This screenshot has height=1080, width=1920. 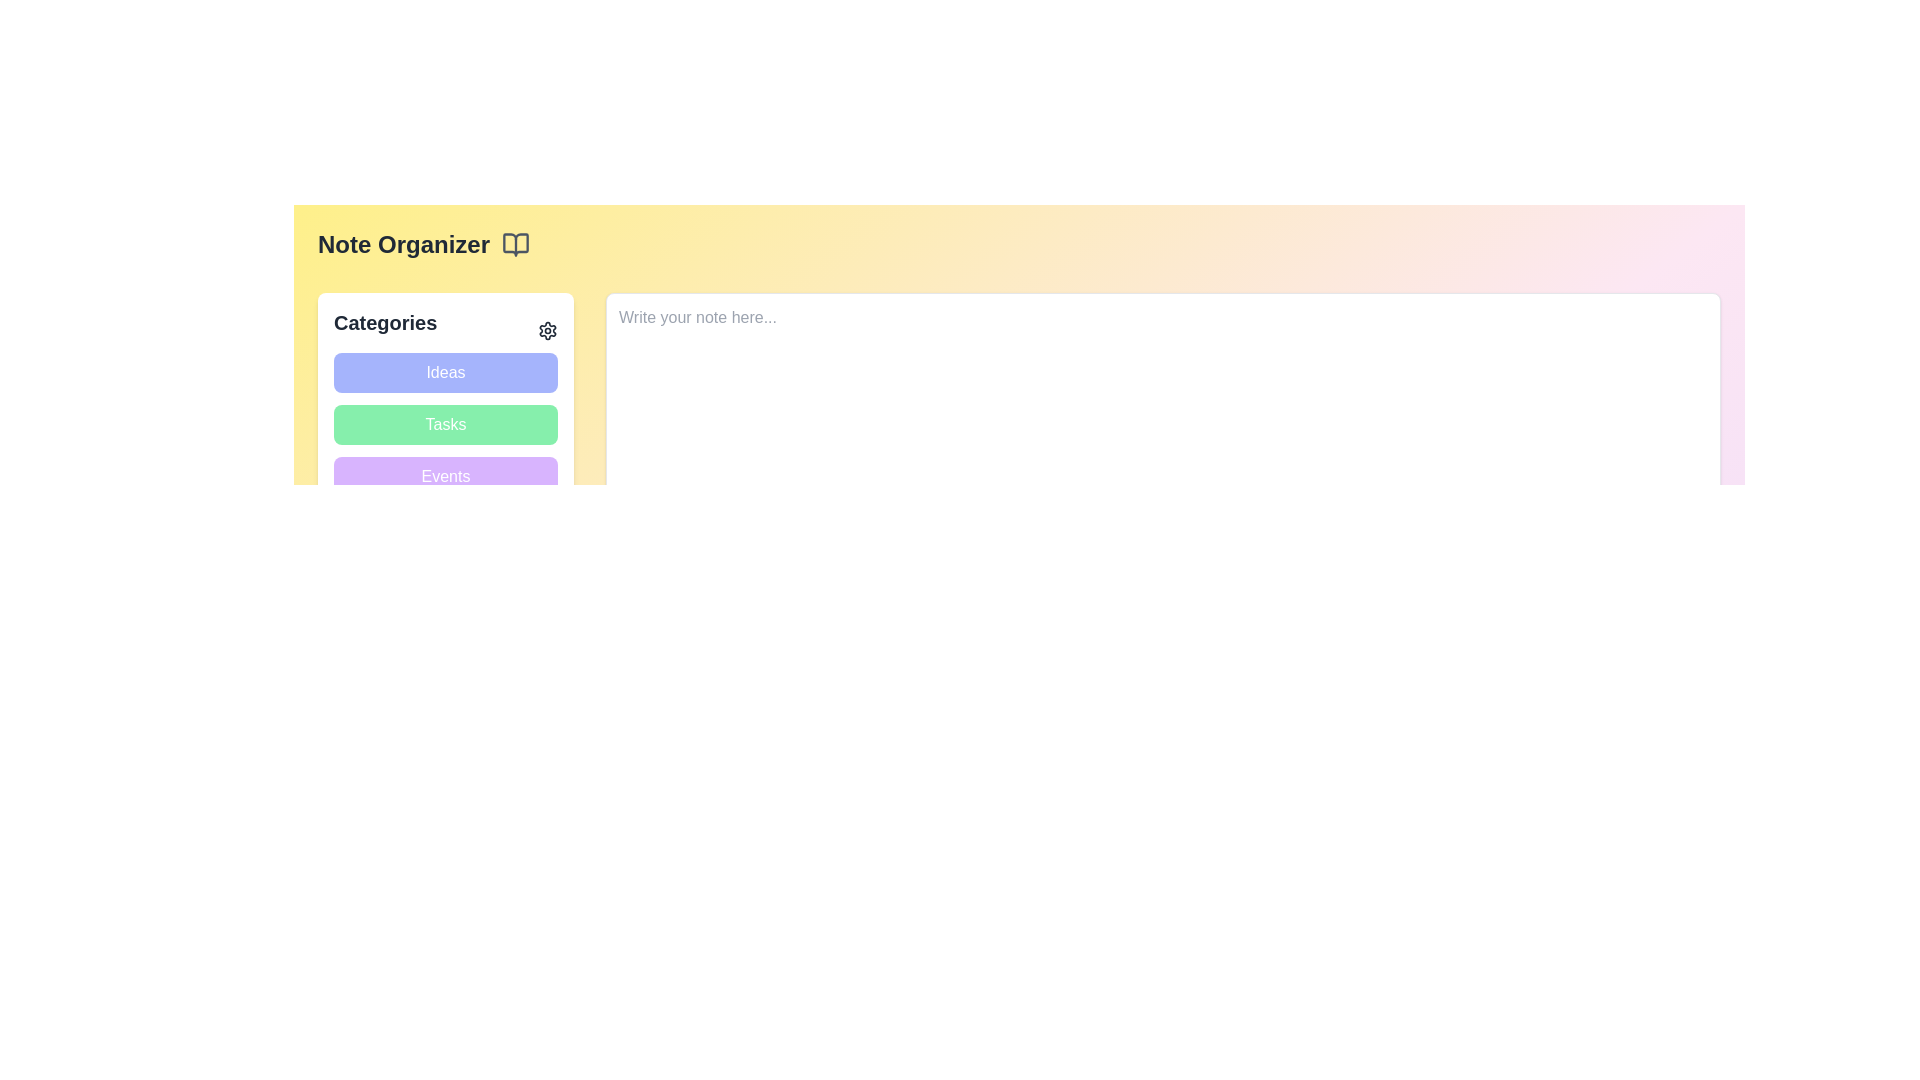 I want to click on the right page of the book icon, which is part of the 'Note Organizer' heading interface, so click(x=516, y=244).